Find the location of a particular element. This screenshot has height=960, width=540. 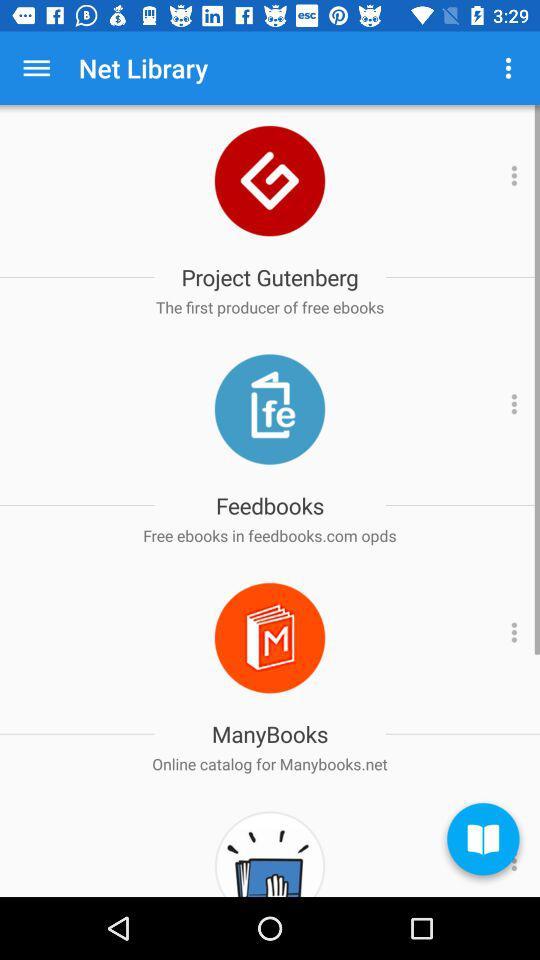

the app next to the net library app is located at coordinates (508, 68).